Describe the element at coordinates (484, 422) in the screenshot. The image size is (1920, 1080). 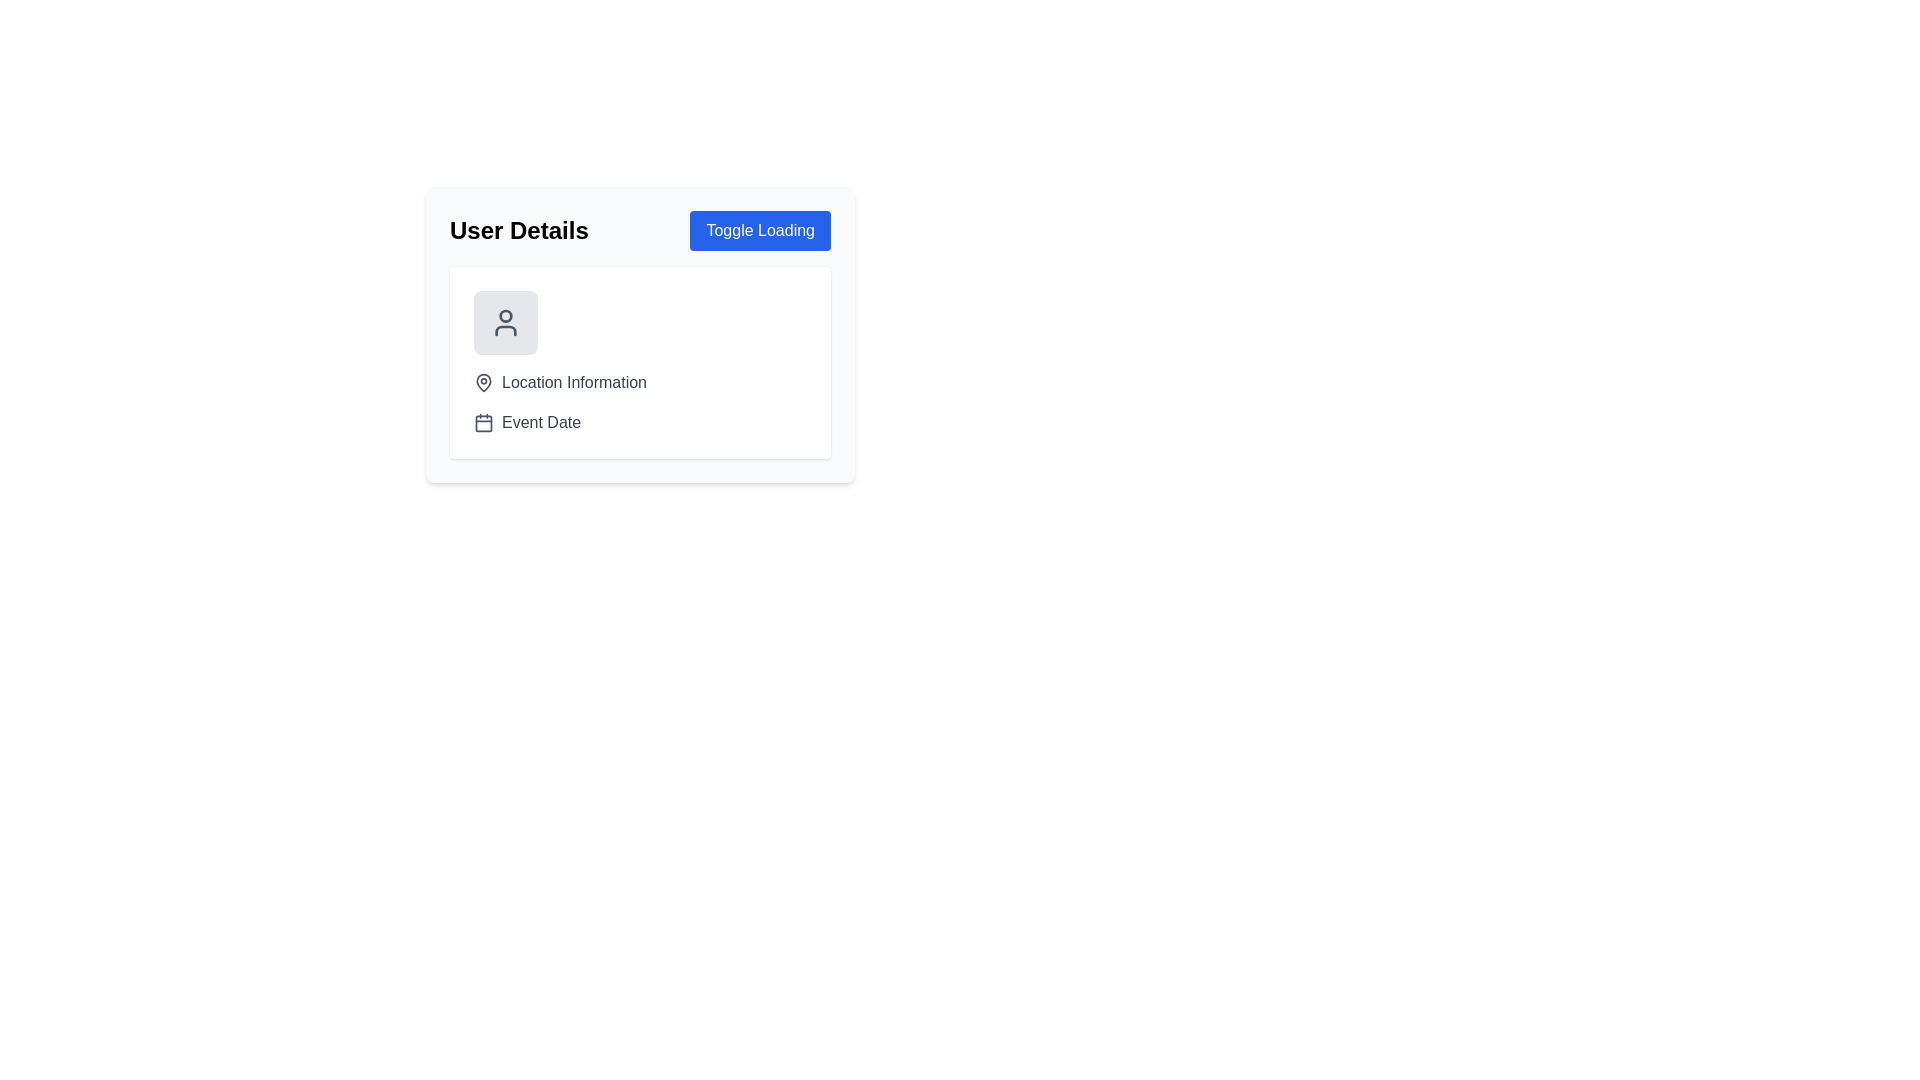
I see `the calendar icon located in the 'Event Date' section, which is inside the 'User Details' card, positioned second below the 'Location Information'` at that location.